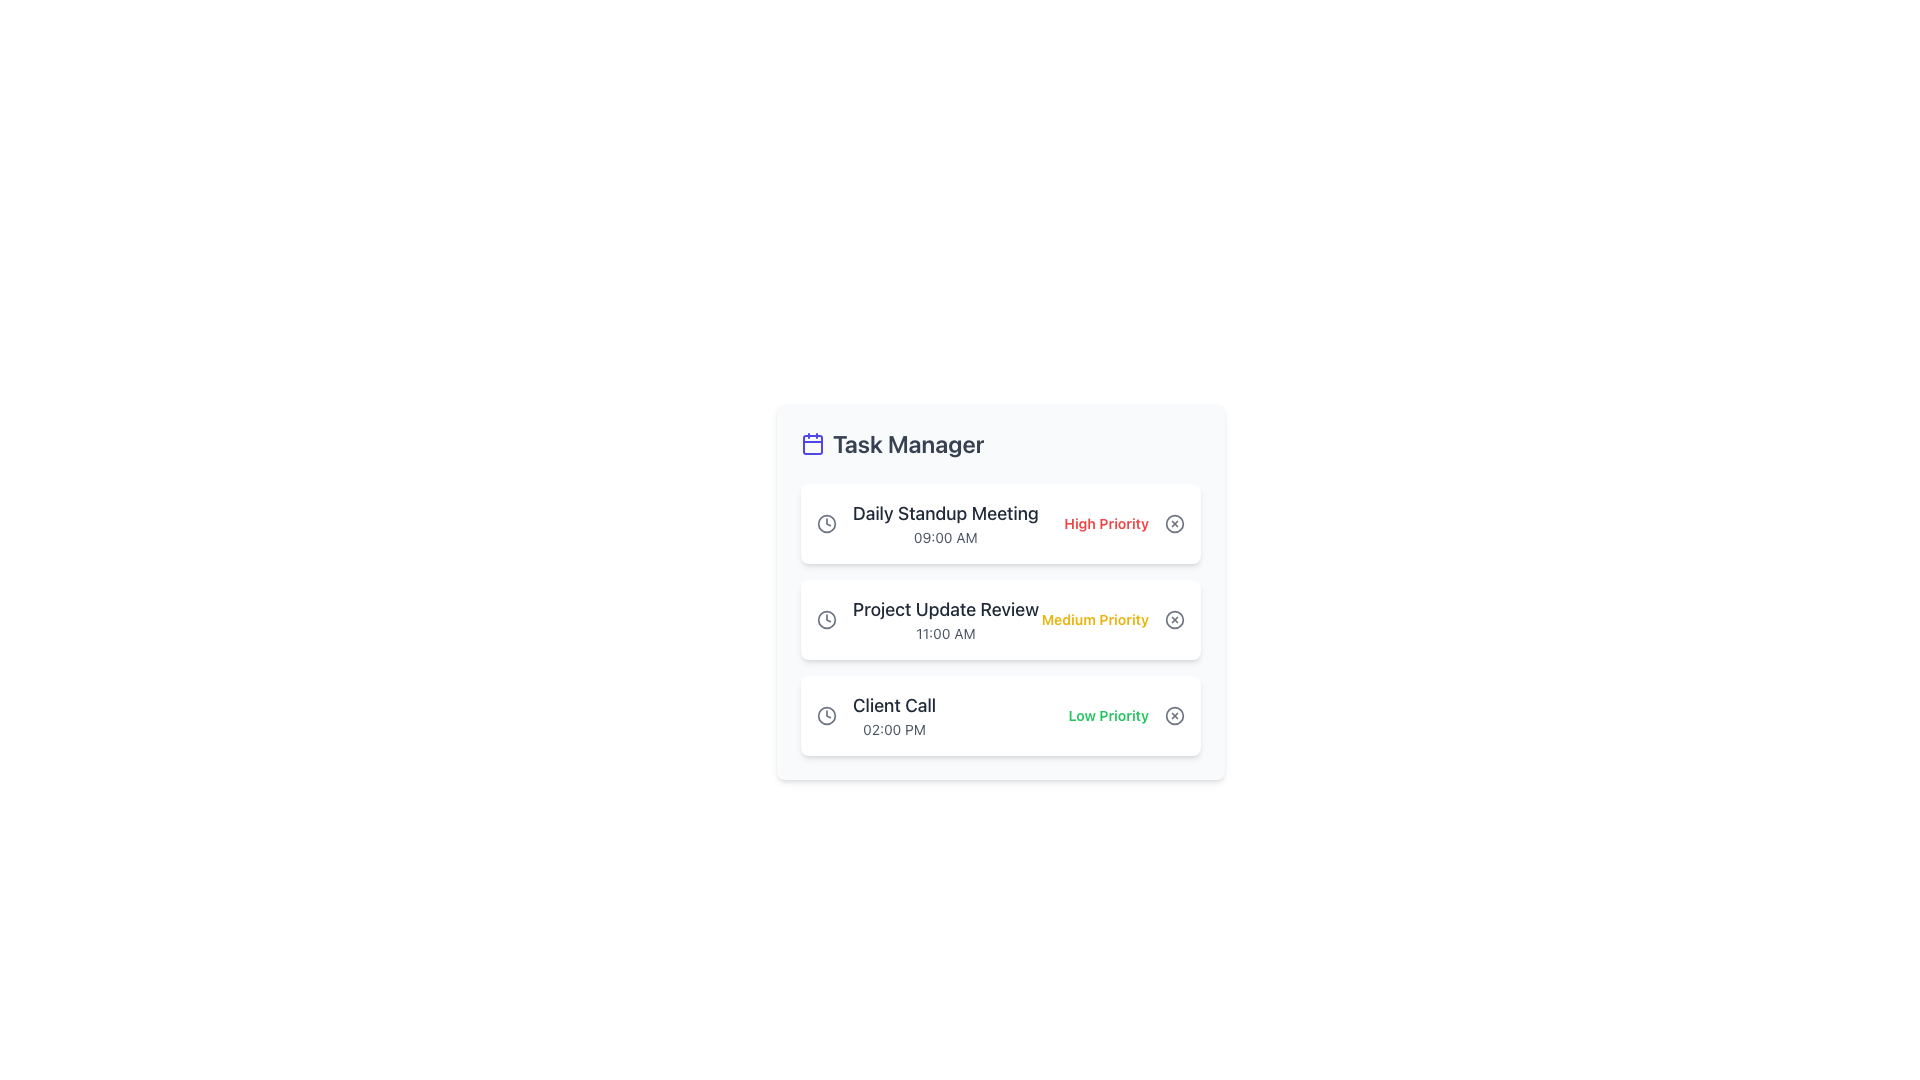 The image size is (1920, 1080). Describe the element at coordinates (944, 512) in the screenshot. I see `the text label displaying 'Daily Standup Meeting', which is styled in a large and bold font at the top of the first task's description card in the task manager layout` at that location.